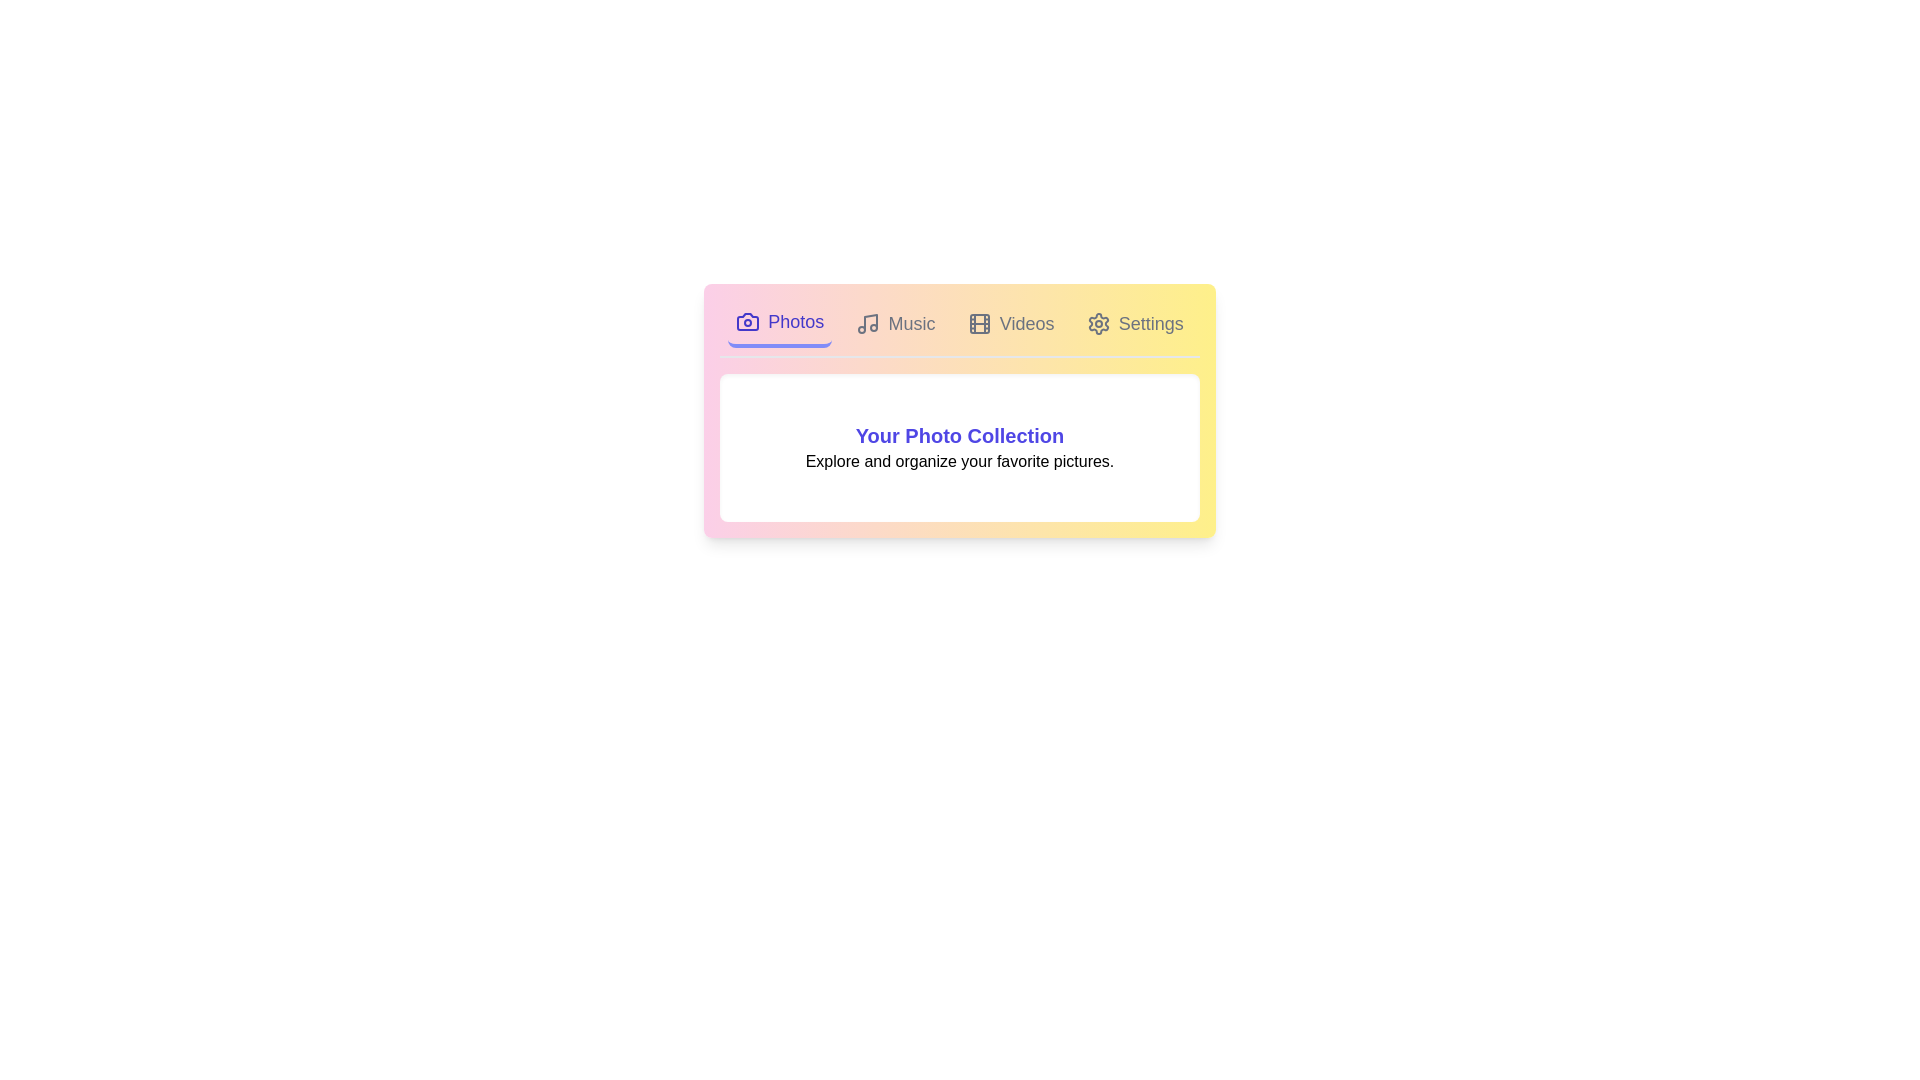  What do you see at coordinates (1134, 323) in the screenshot?
I see `the tab labeled Settings to activate its visual feedback` at bounding box center [1134, 323].